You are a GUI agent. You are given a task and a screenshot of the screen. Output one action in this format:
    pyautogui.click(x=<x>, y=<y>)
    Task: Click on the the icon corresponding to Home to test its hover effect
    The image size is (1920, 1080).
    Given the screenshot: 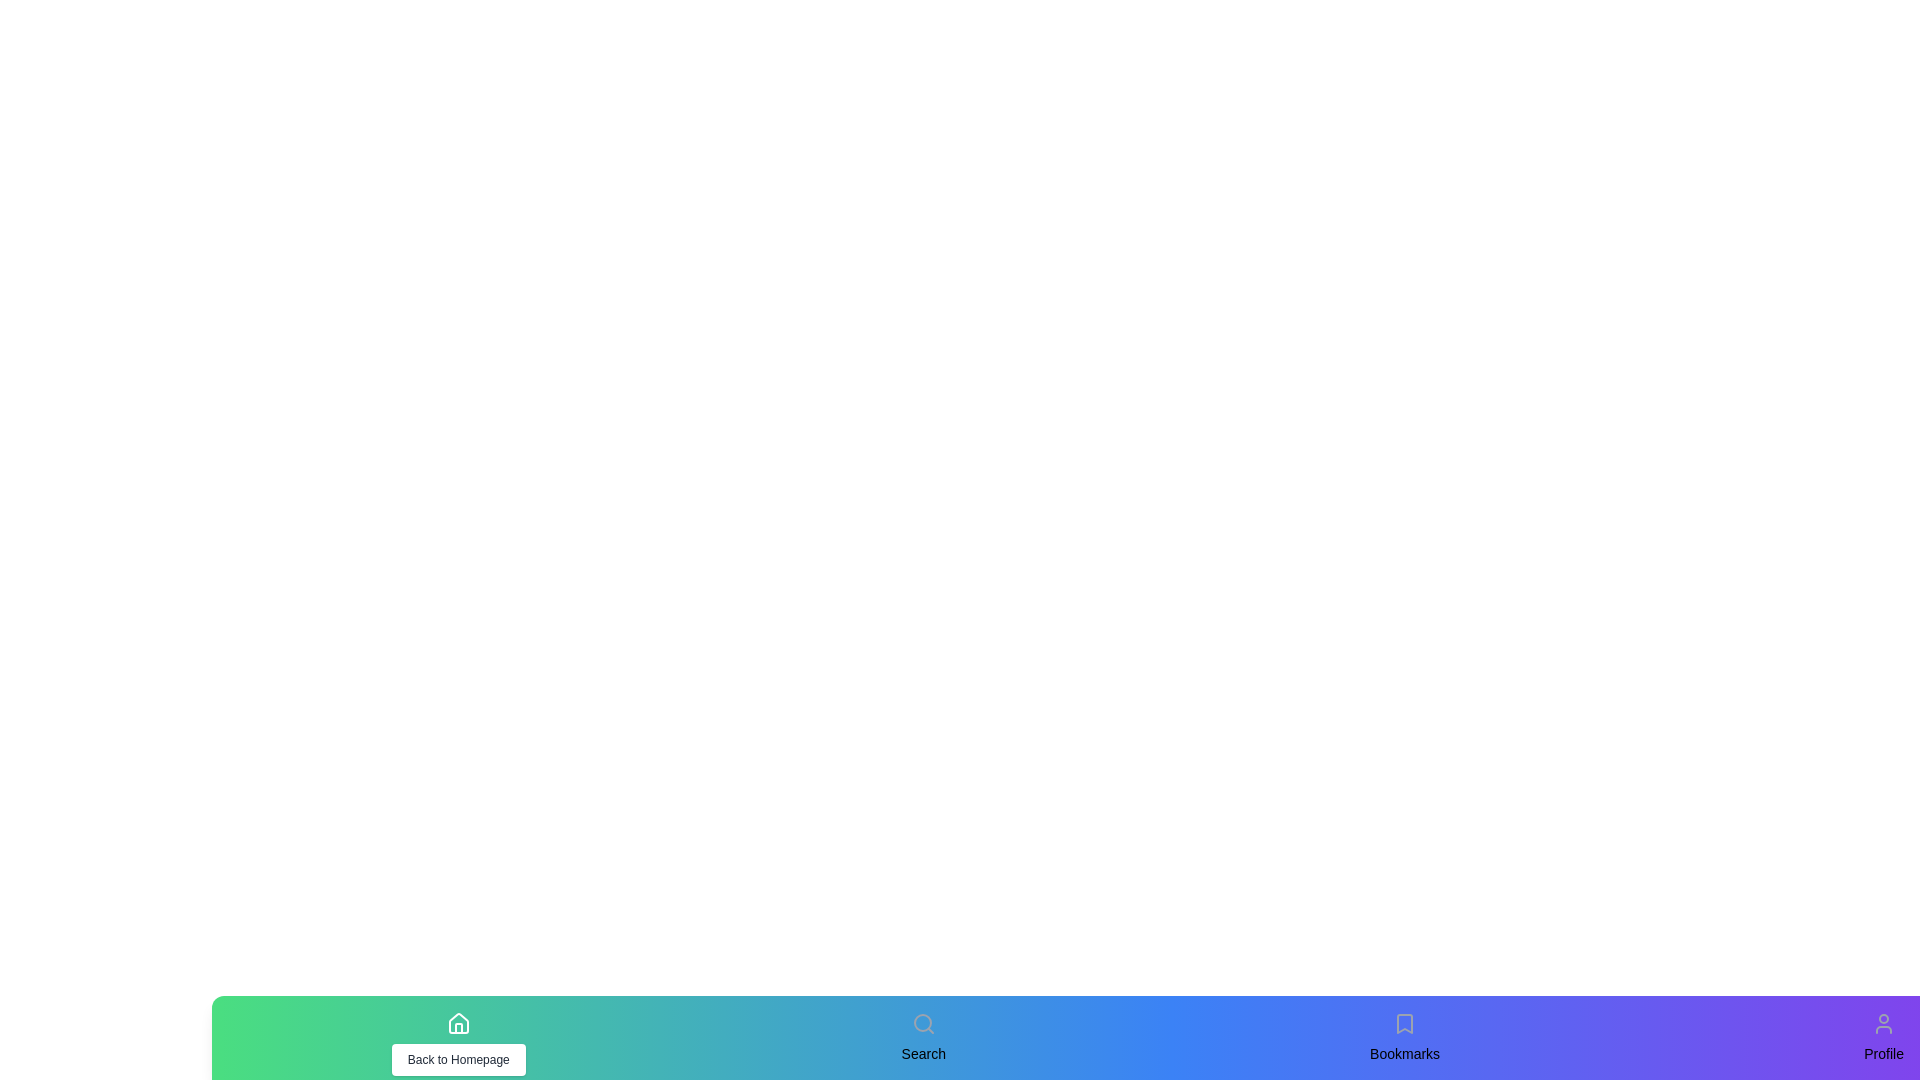 What is the action you would take?
    pyautogui.click(x=457, y=1023)
    